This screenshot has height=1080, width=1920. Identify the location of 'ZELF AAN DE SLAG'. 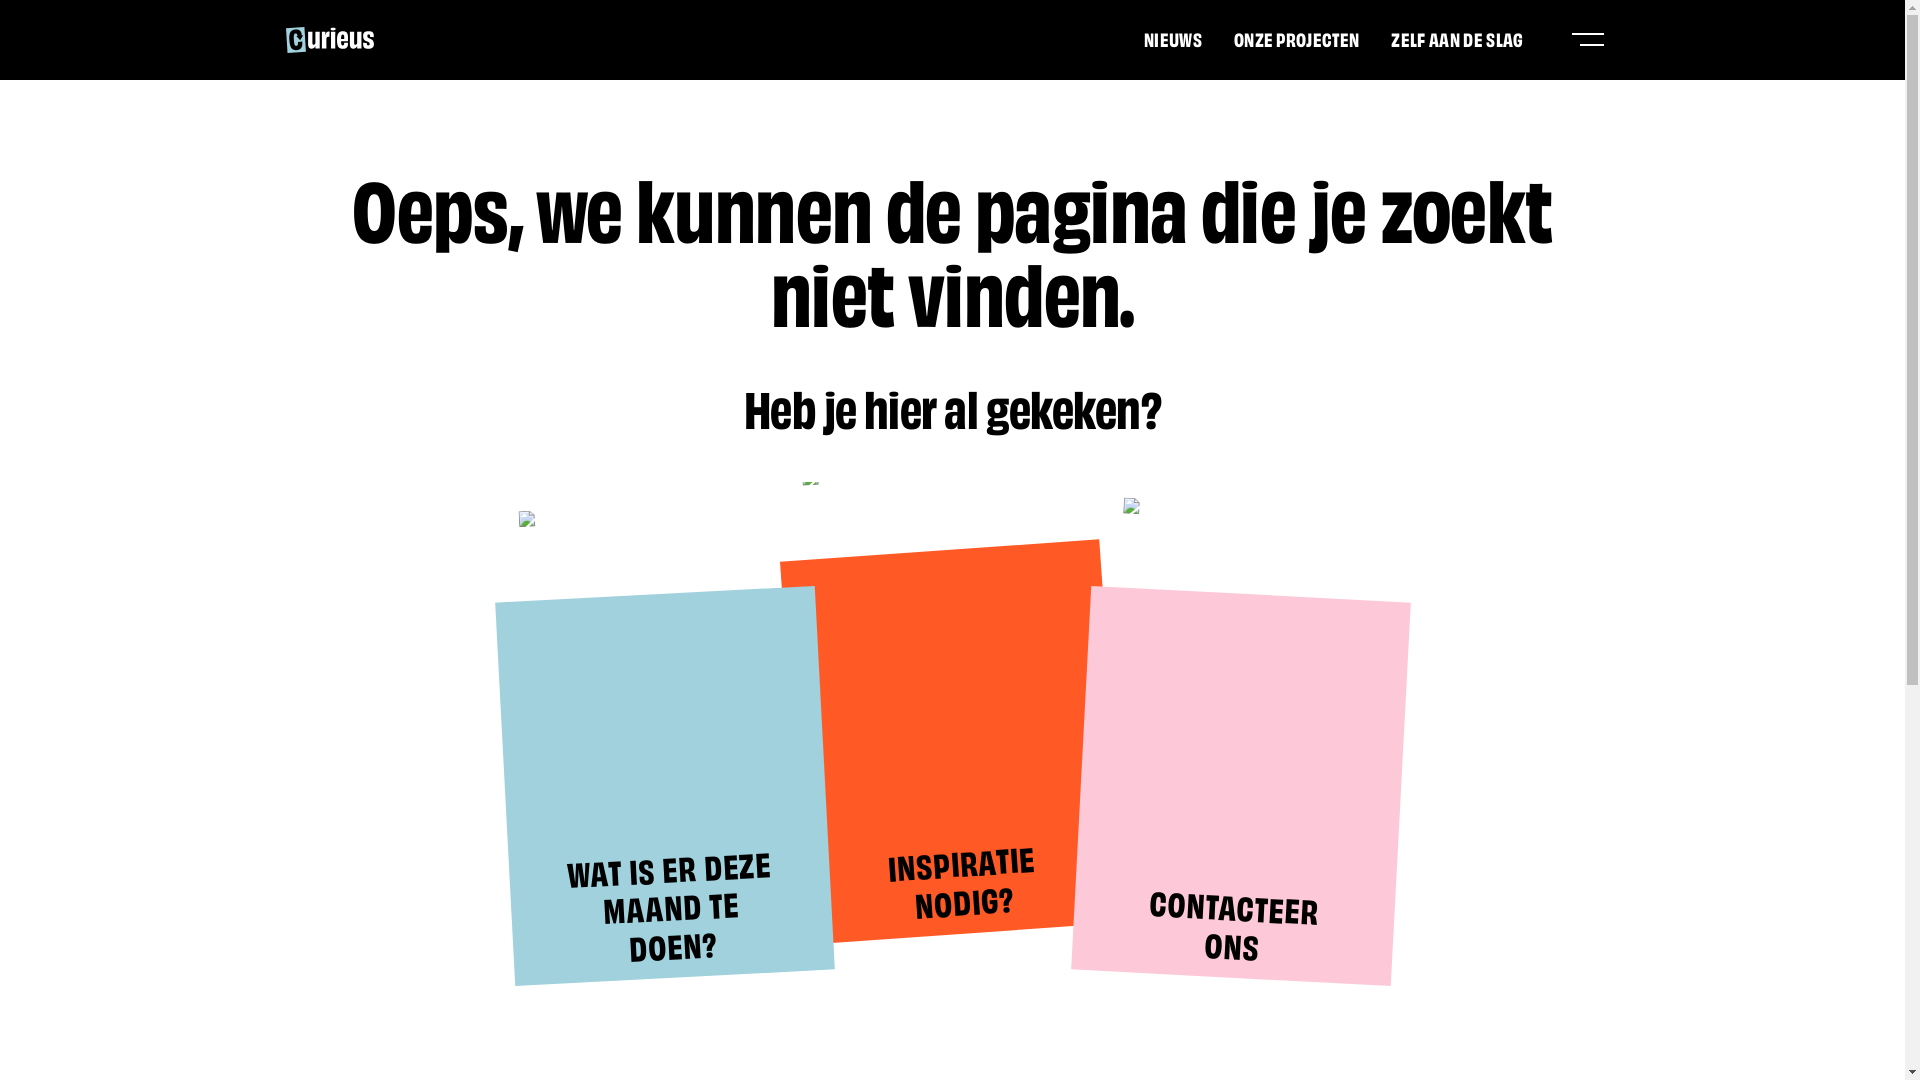
(1457, 38).